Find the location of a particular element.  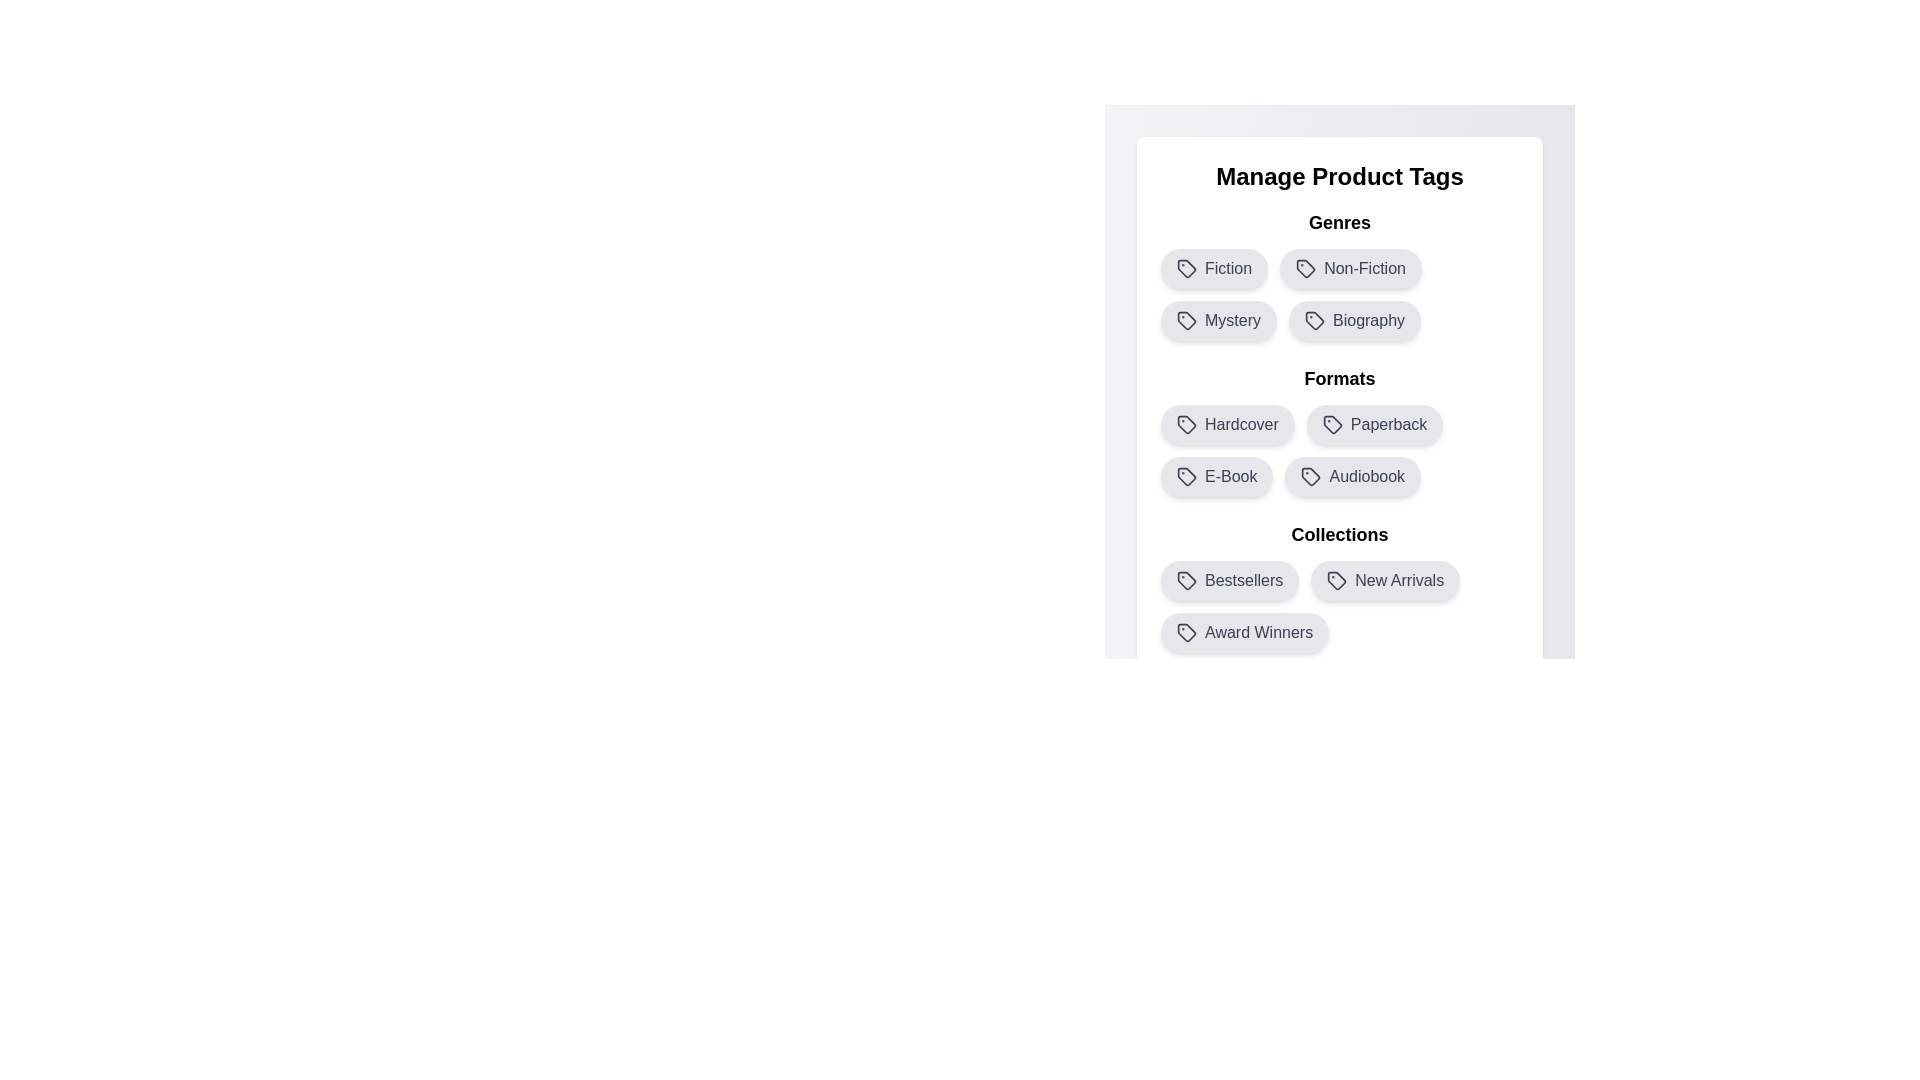

the 'Hardcover' toggleable button in the 'Formats' section is located at coordinates (1226, 423).